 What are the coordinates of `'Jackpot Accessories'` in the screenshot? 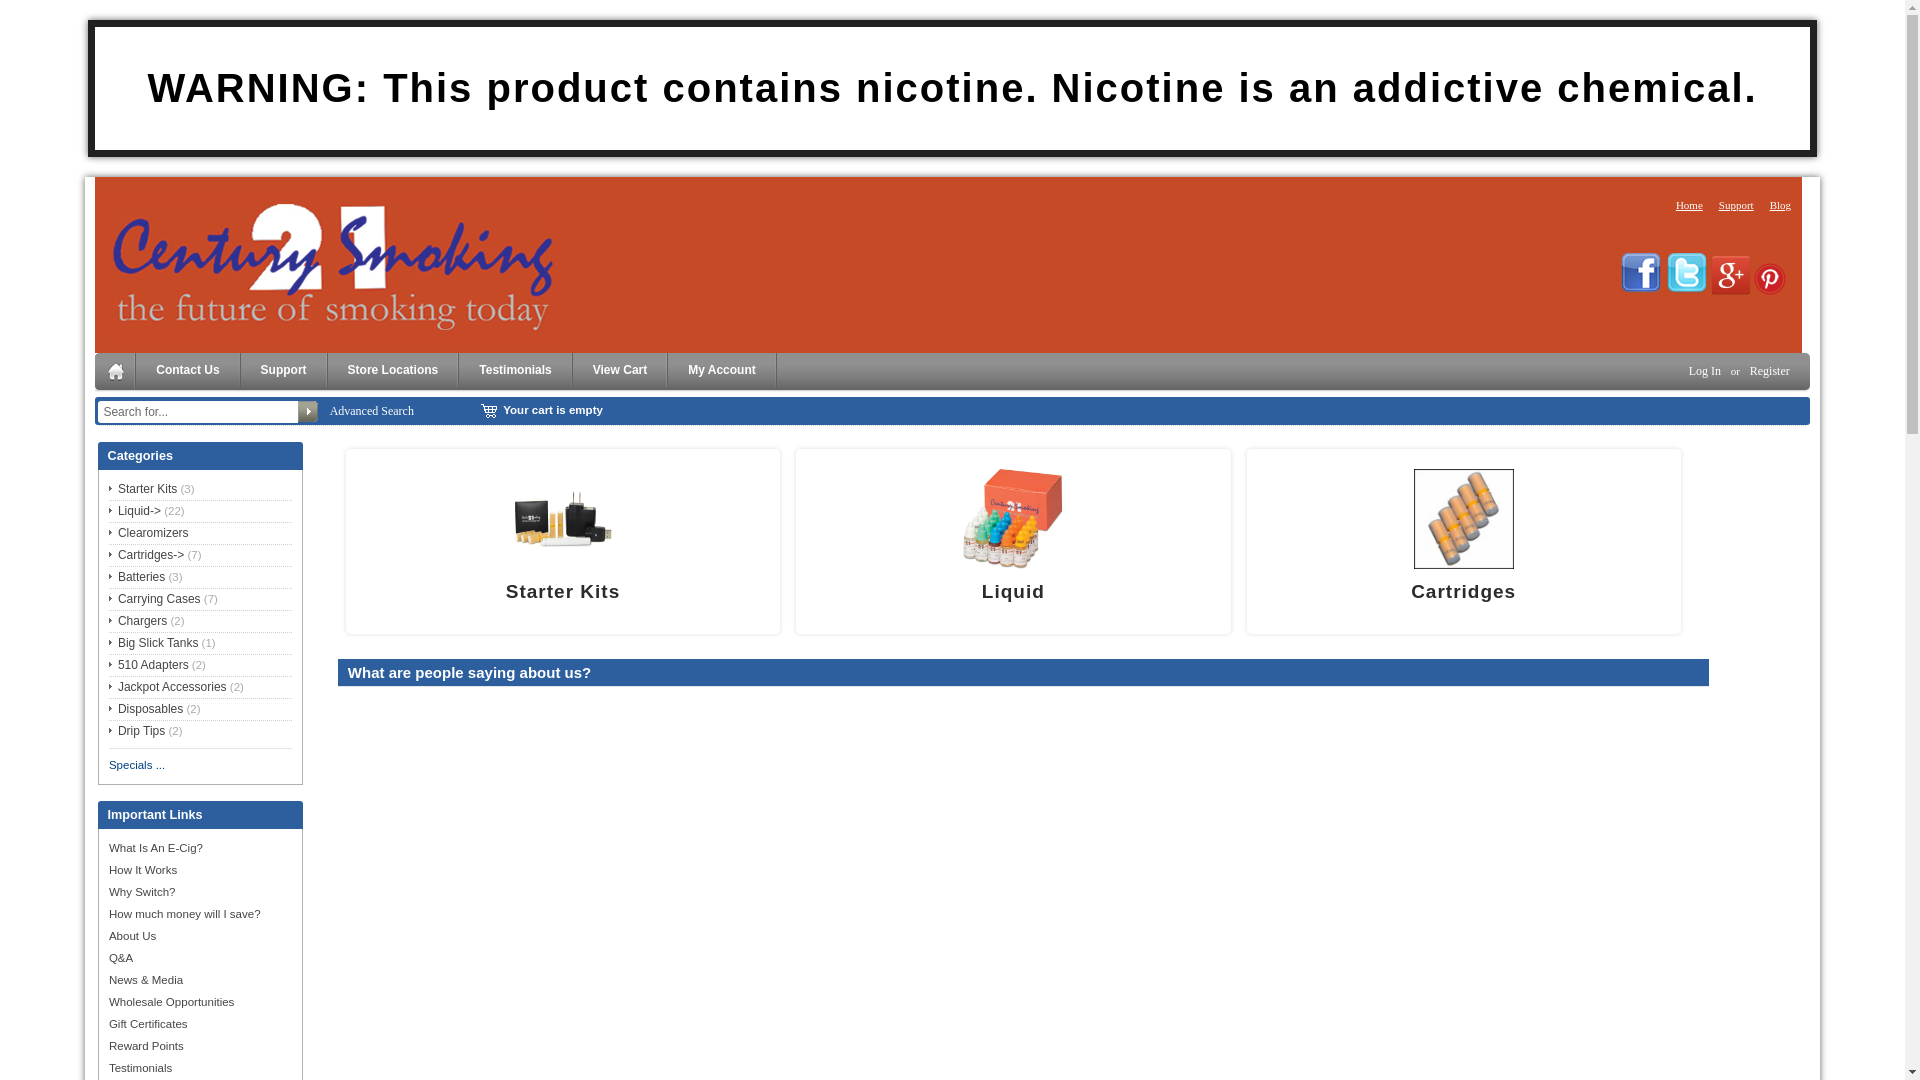 It's located at (168, 685).